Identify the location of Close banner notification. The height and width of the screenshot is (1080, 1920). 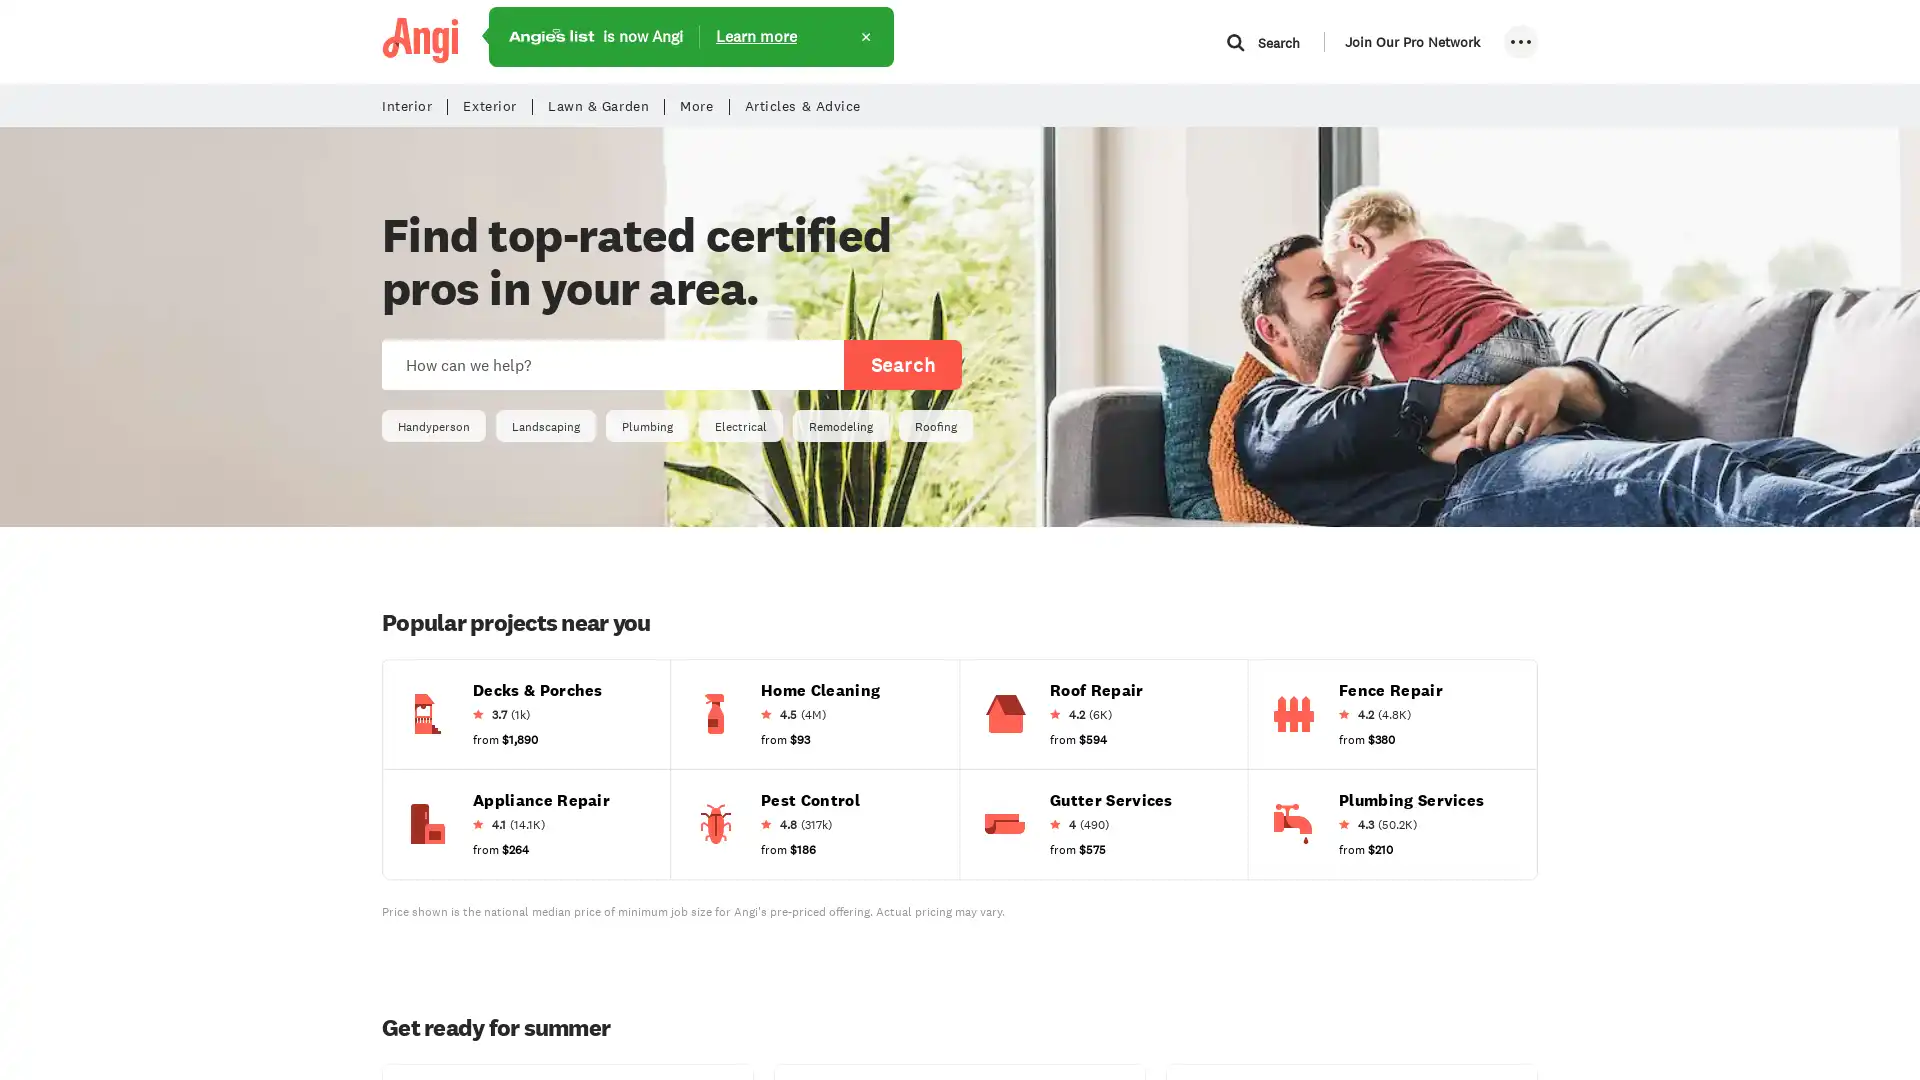
(864, 37).